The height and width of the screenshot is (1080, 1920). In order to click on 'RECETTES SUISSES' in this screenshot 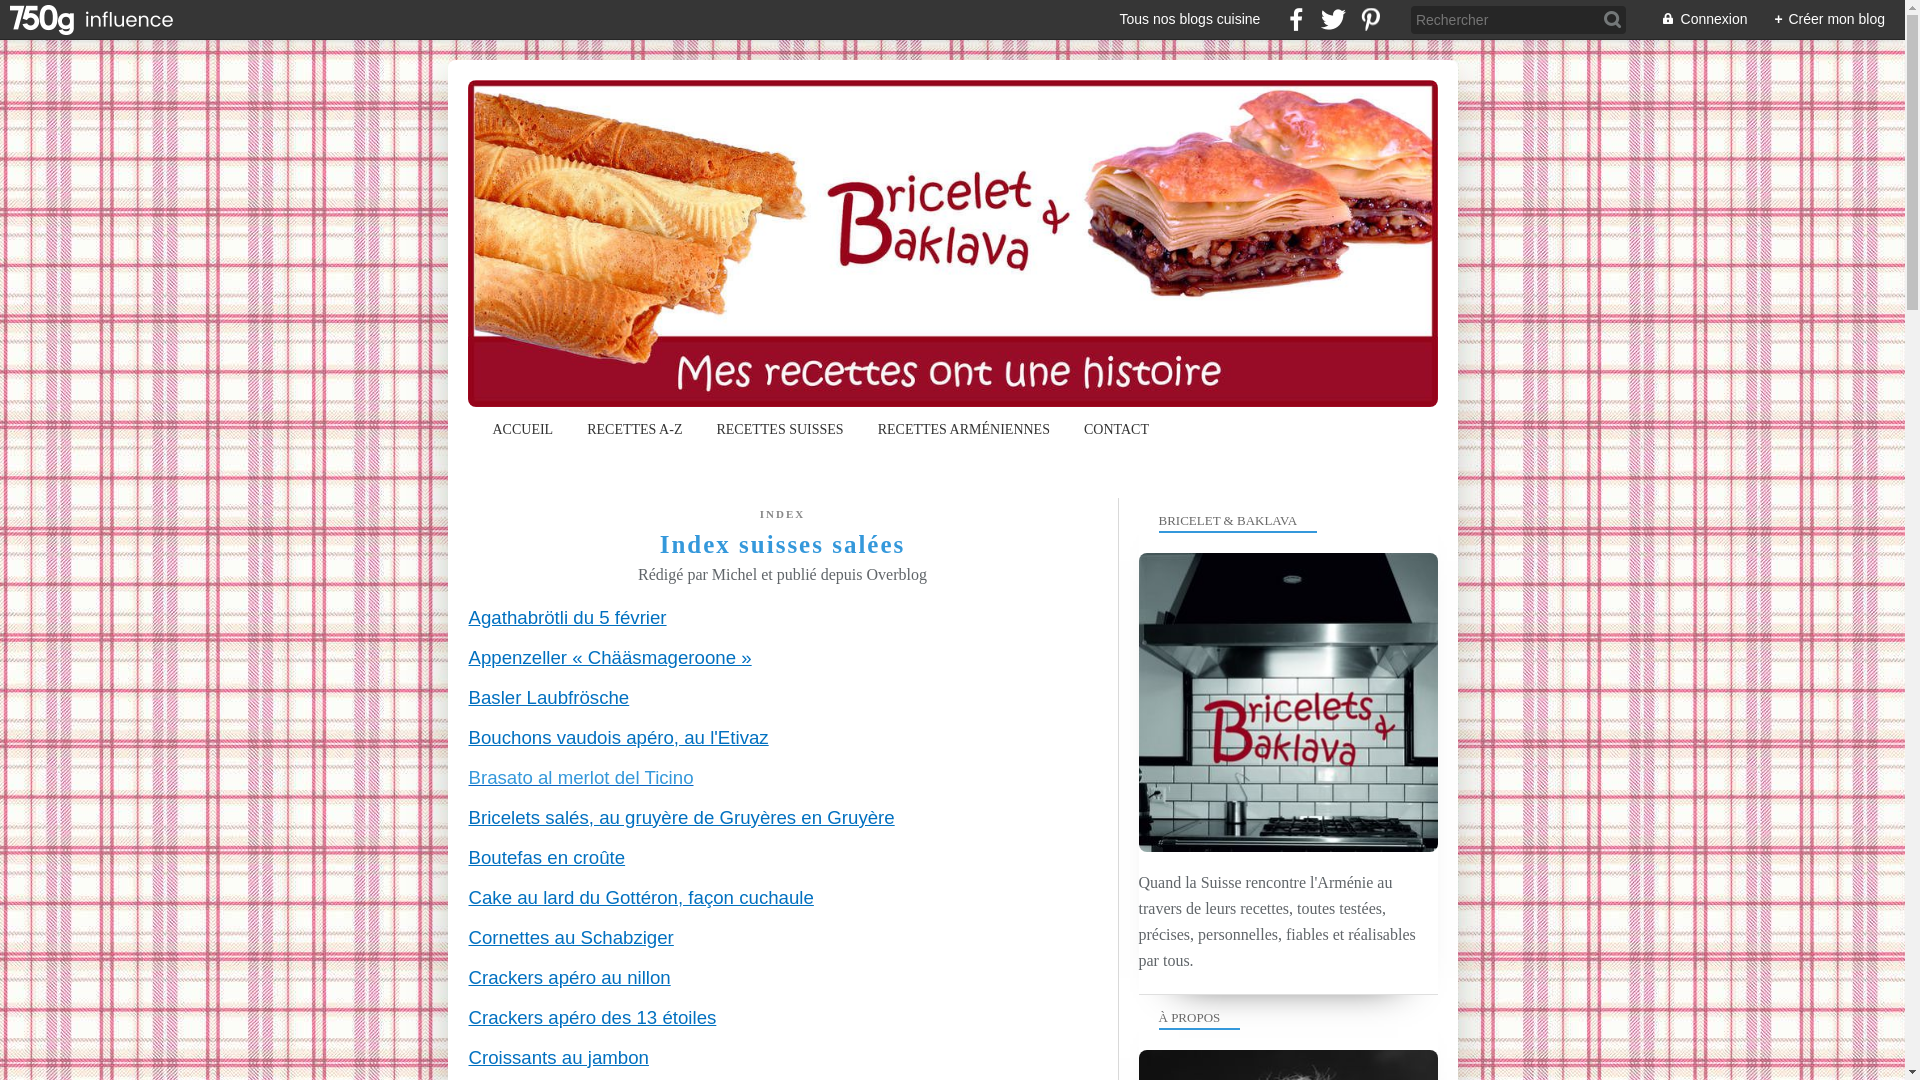, I will do `click(778, 428)`.